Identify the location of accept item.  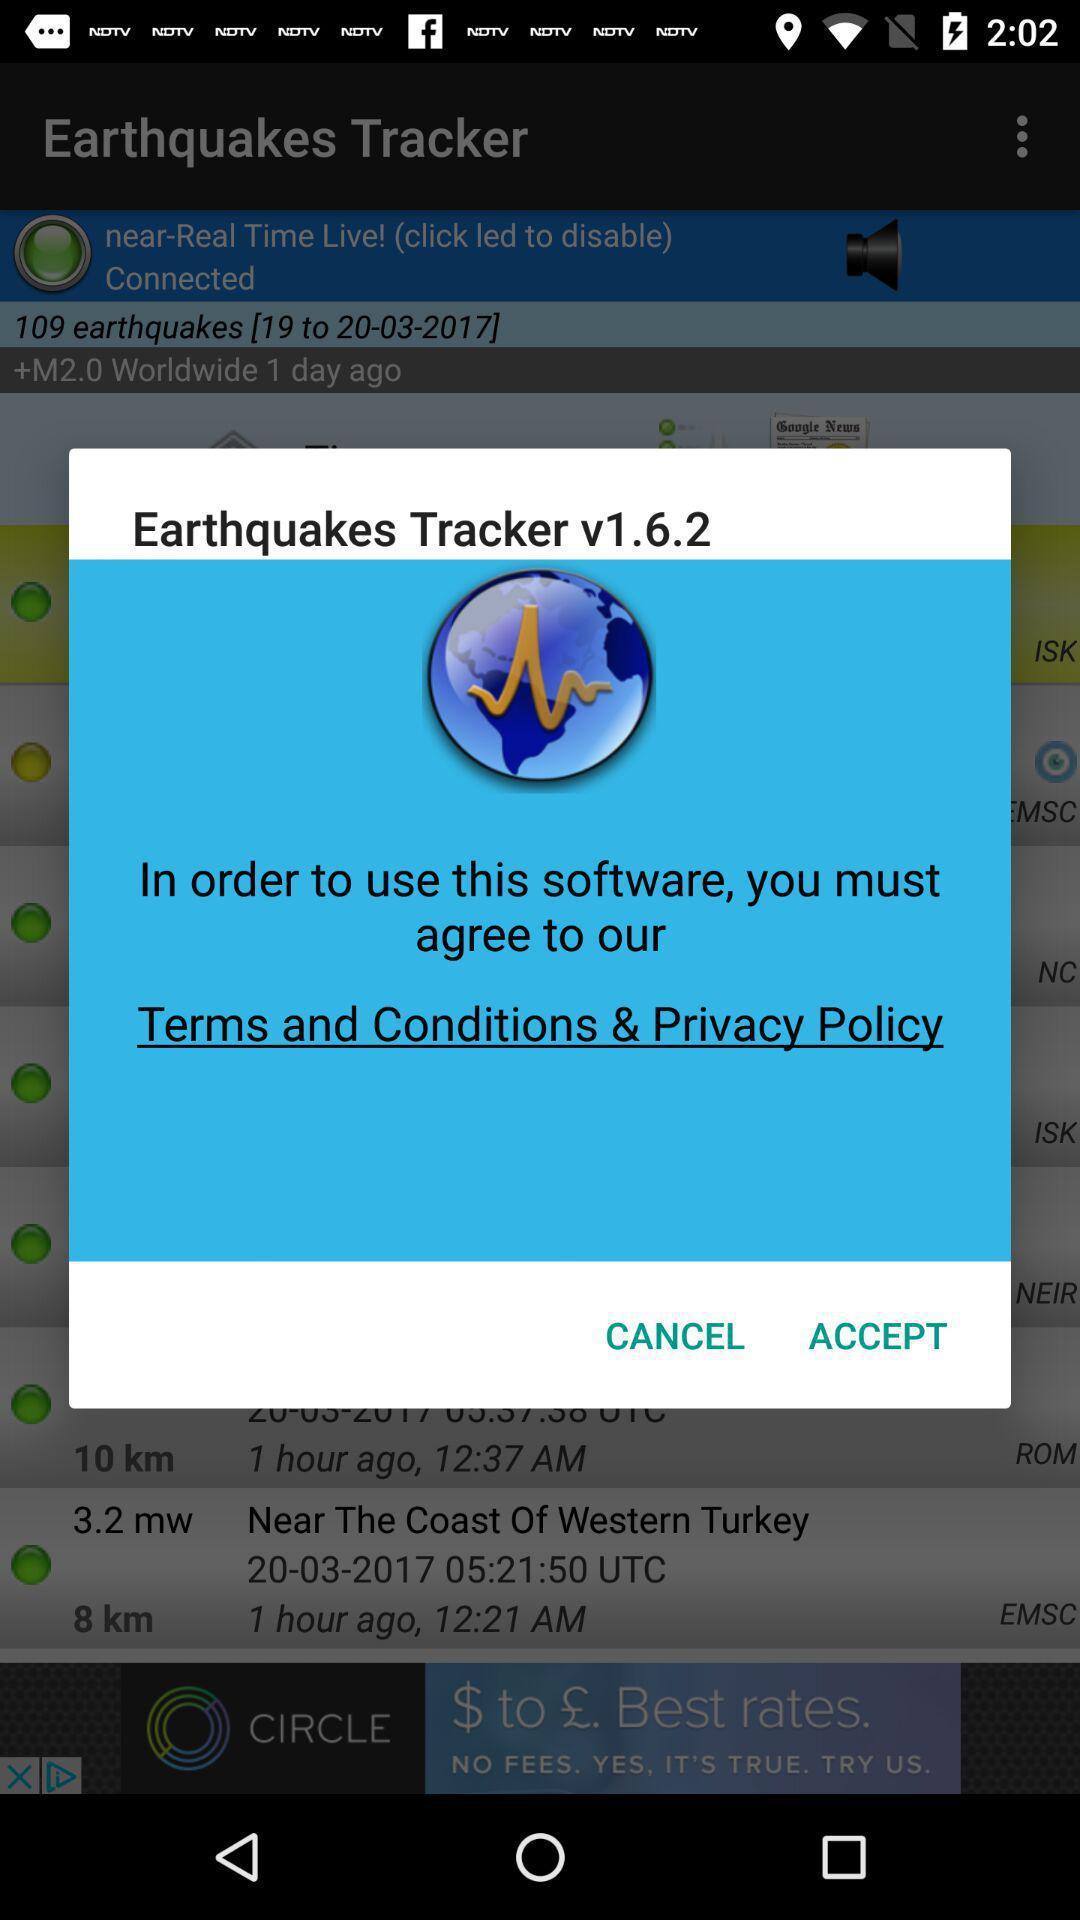
(877, 1334).